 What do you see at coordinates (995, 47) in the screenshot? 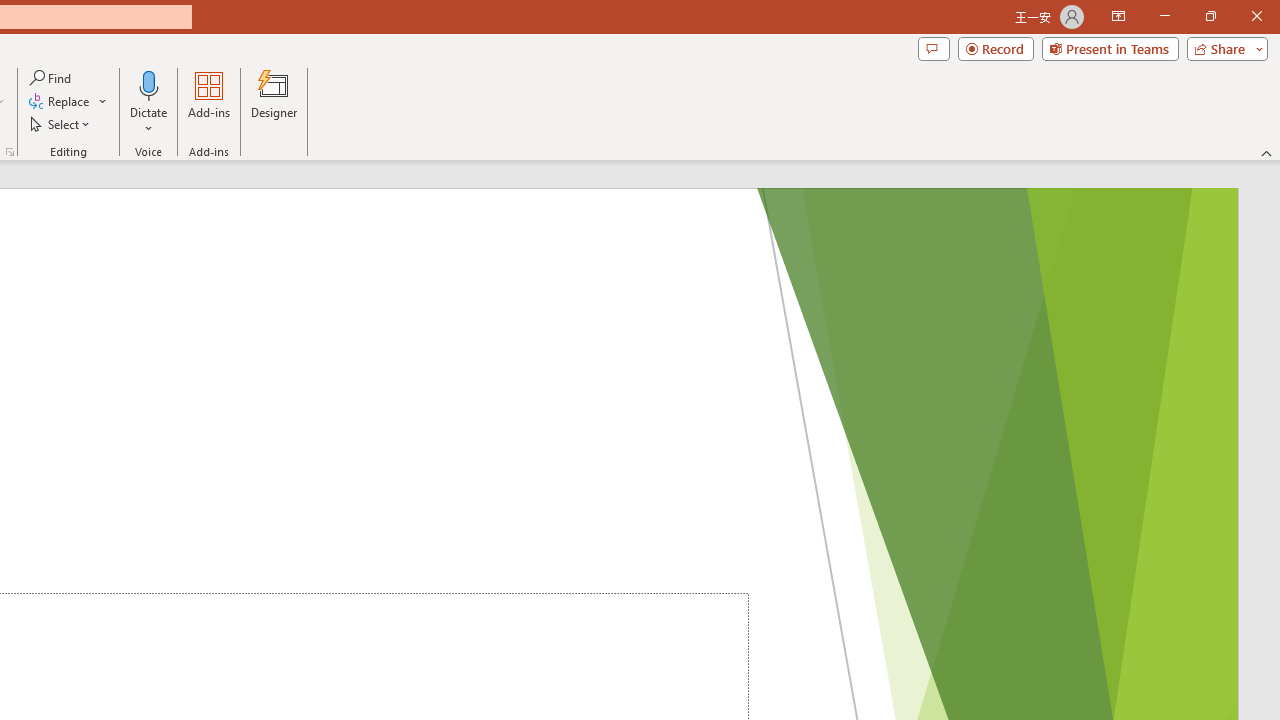
I see `'Record'` at bounding box center [995, 47].